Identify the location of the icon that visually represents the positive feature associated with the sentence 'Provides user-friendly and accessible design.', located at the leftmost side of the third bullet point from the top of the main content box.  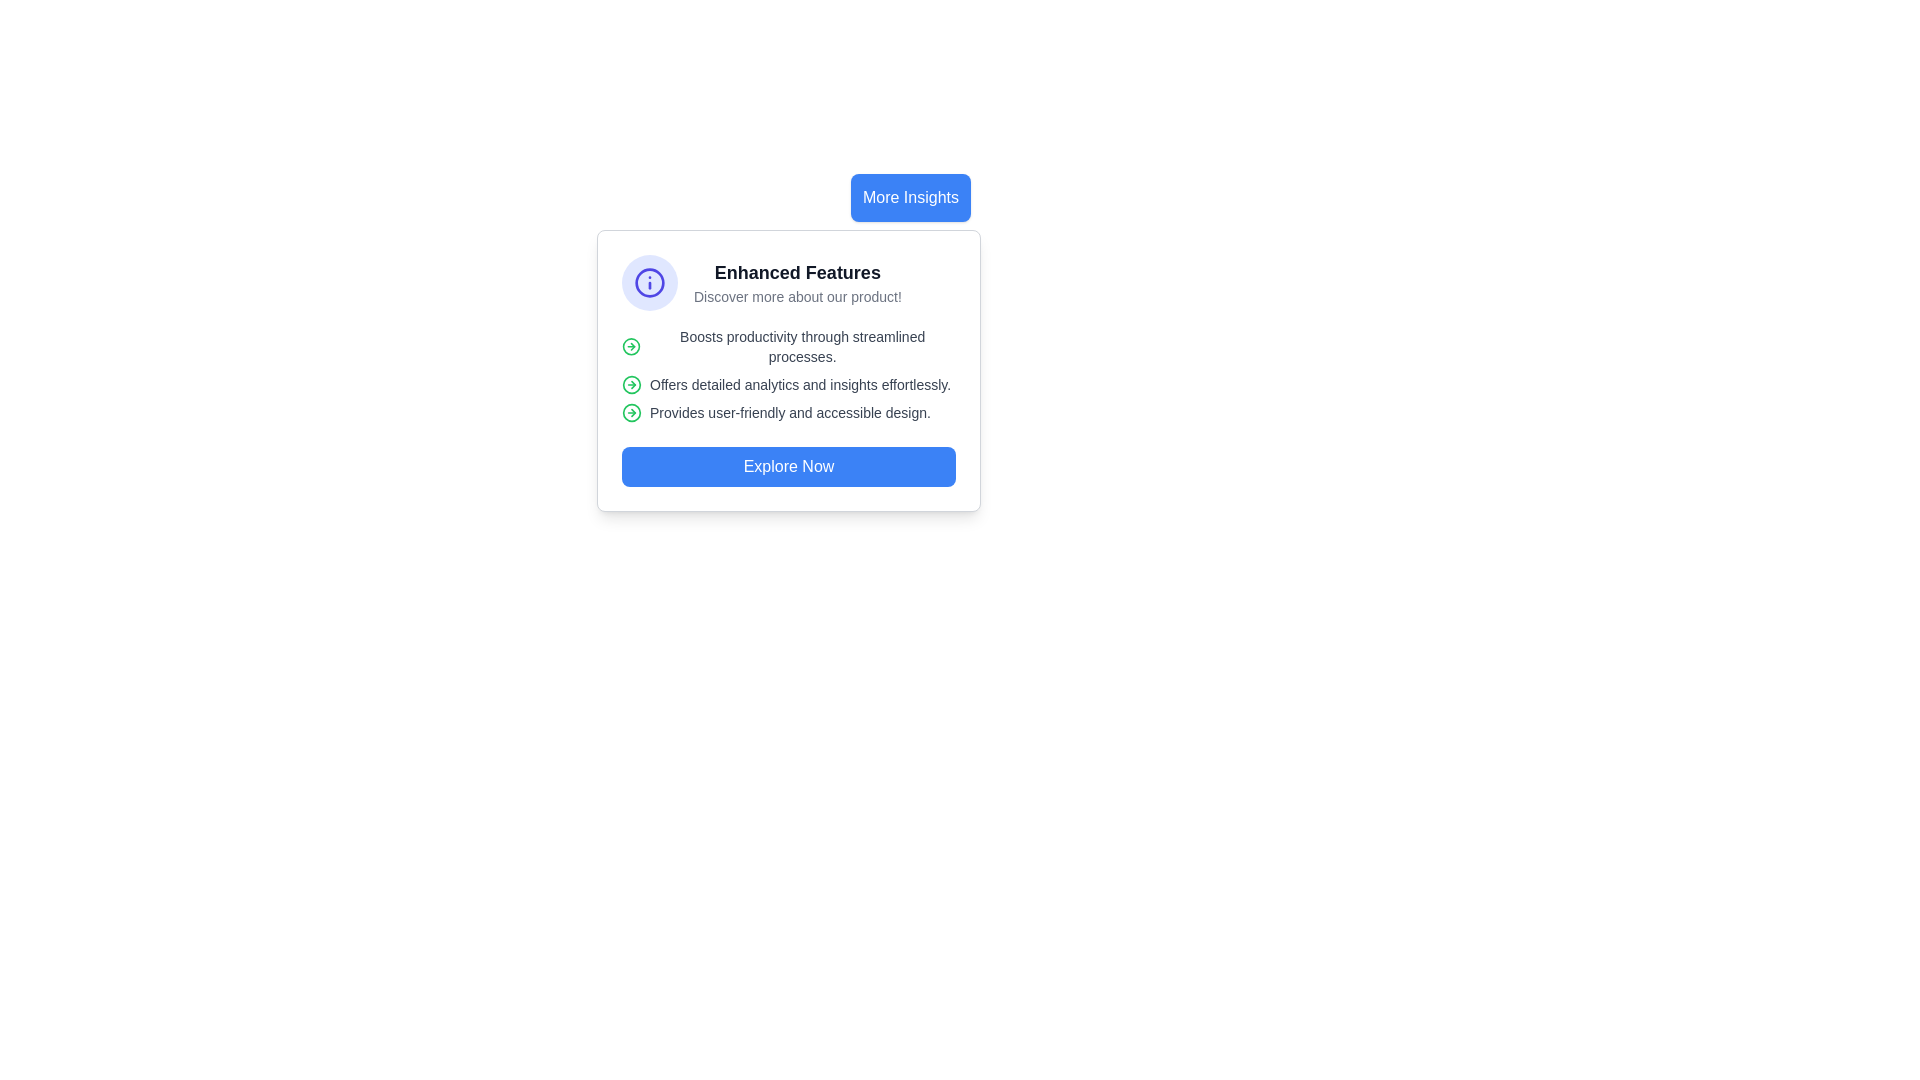
(631, 411).